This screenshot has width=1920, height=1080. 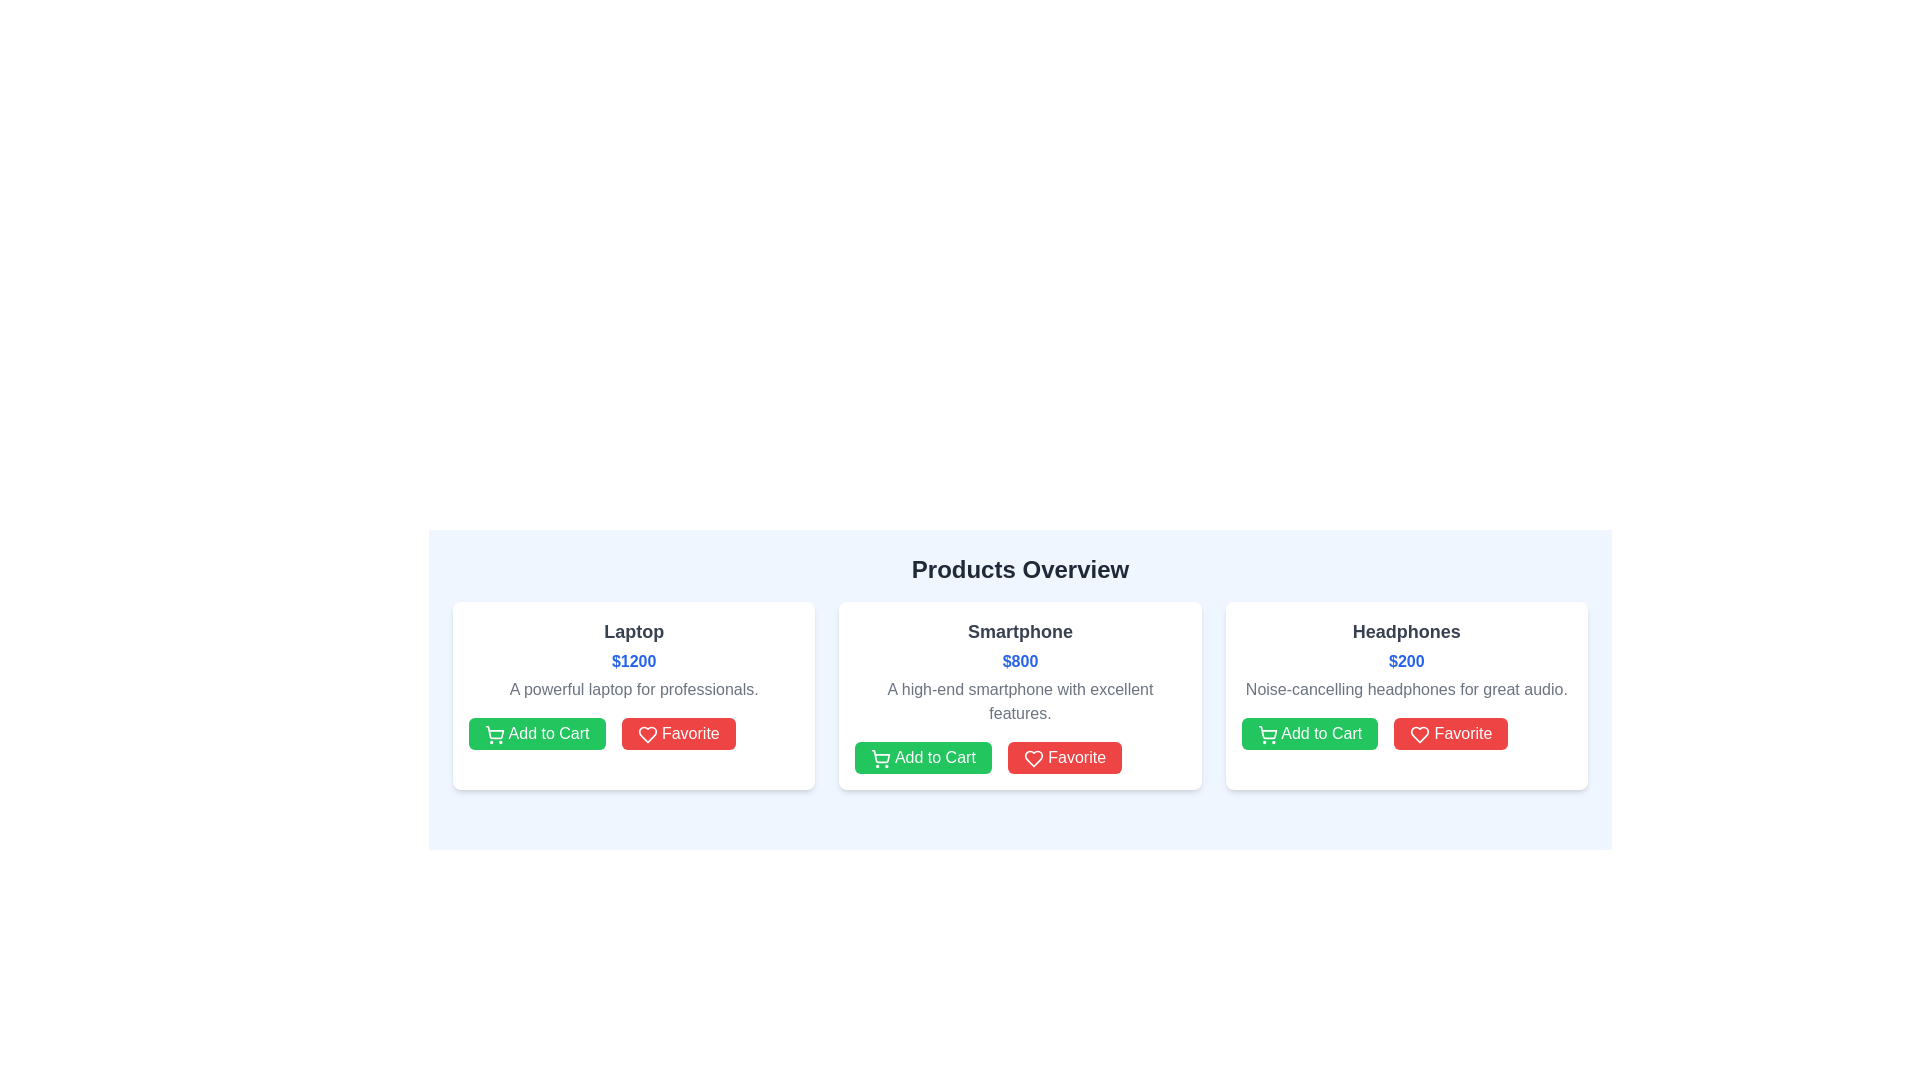 What do you see at coordinates (633, 733) in the screenshot?
I see `the dual-button group for the 'Laptop' item in the 'Products Overview' section` at bounding box center [633, 733].